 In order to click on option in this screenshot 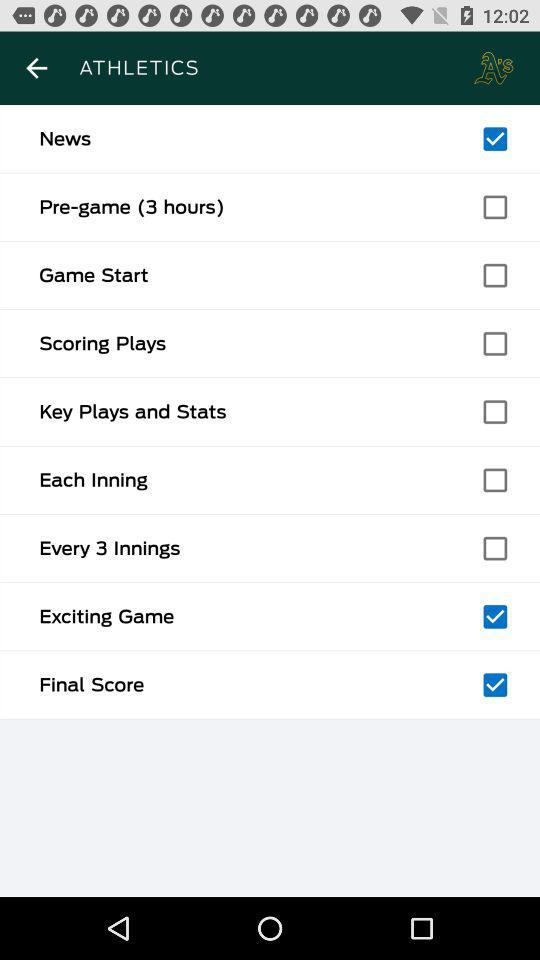, I will do `click(494, 615)`.